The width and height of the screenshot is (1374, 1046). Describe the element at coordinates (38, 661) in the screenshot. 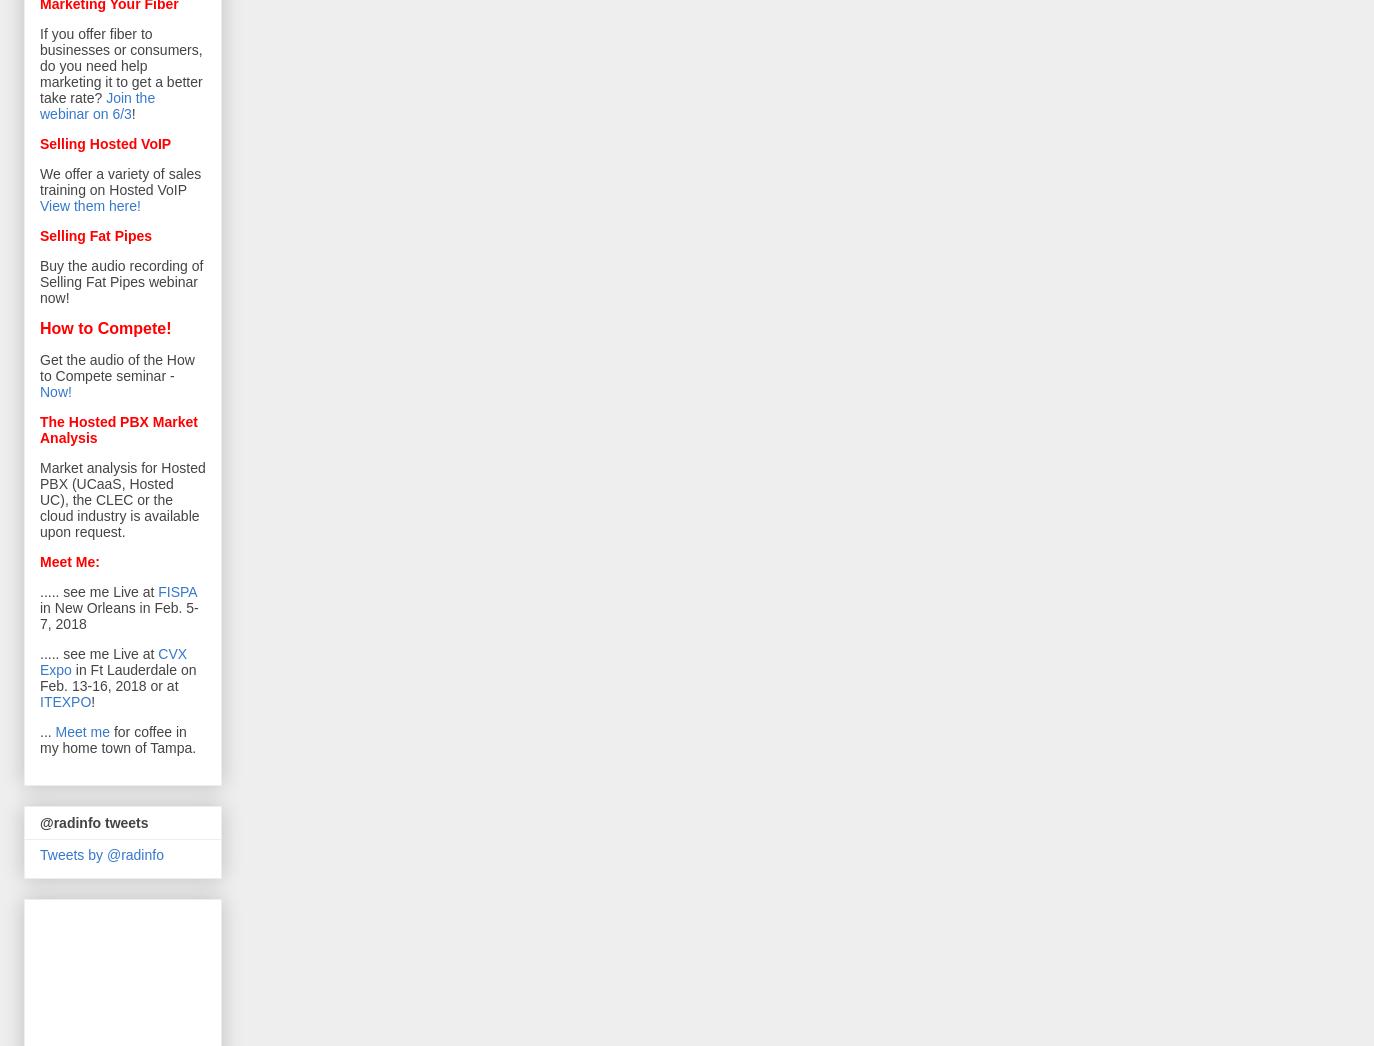

I see `'CVX Expo'` at that location.